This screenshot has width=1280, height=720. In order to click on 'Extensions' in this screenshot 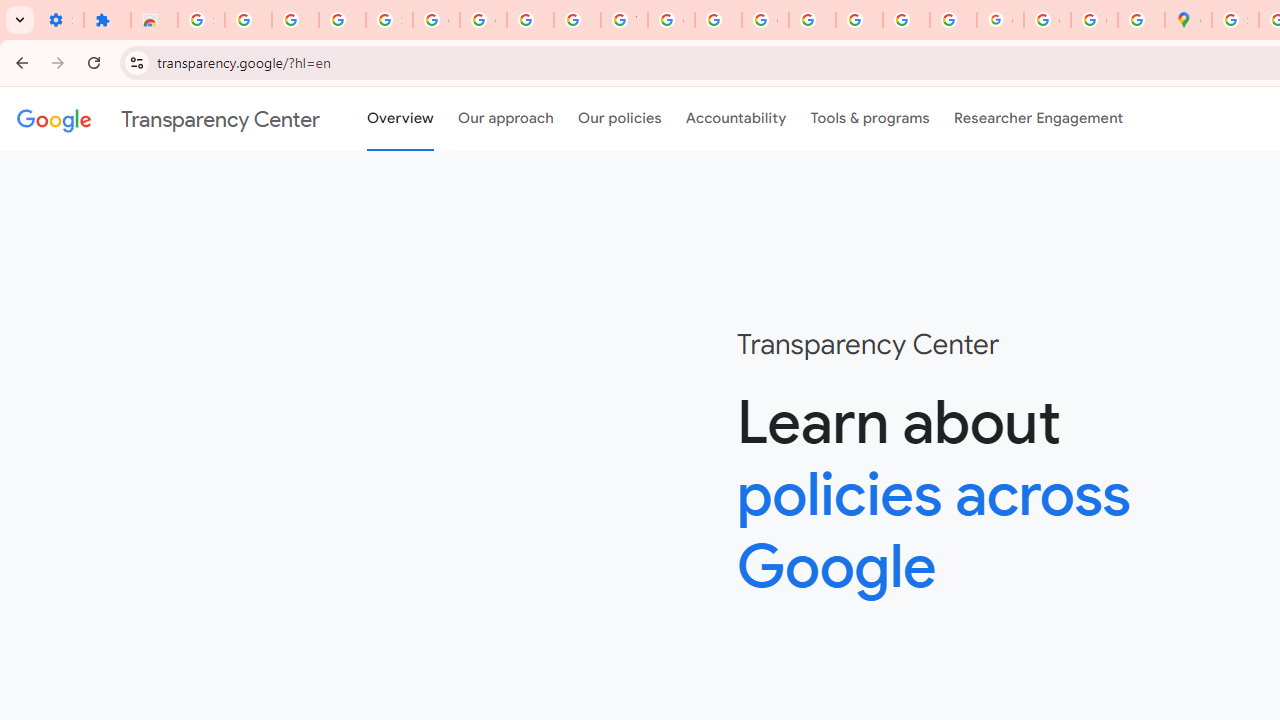, I will do `click(106, 20)`.